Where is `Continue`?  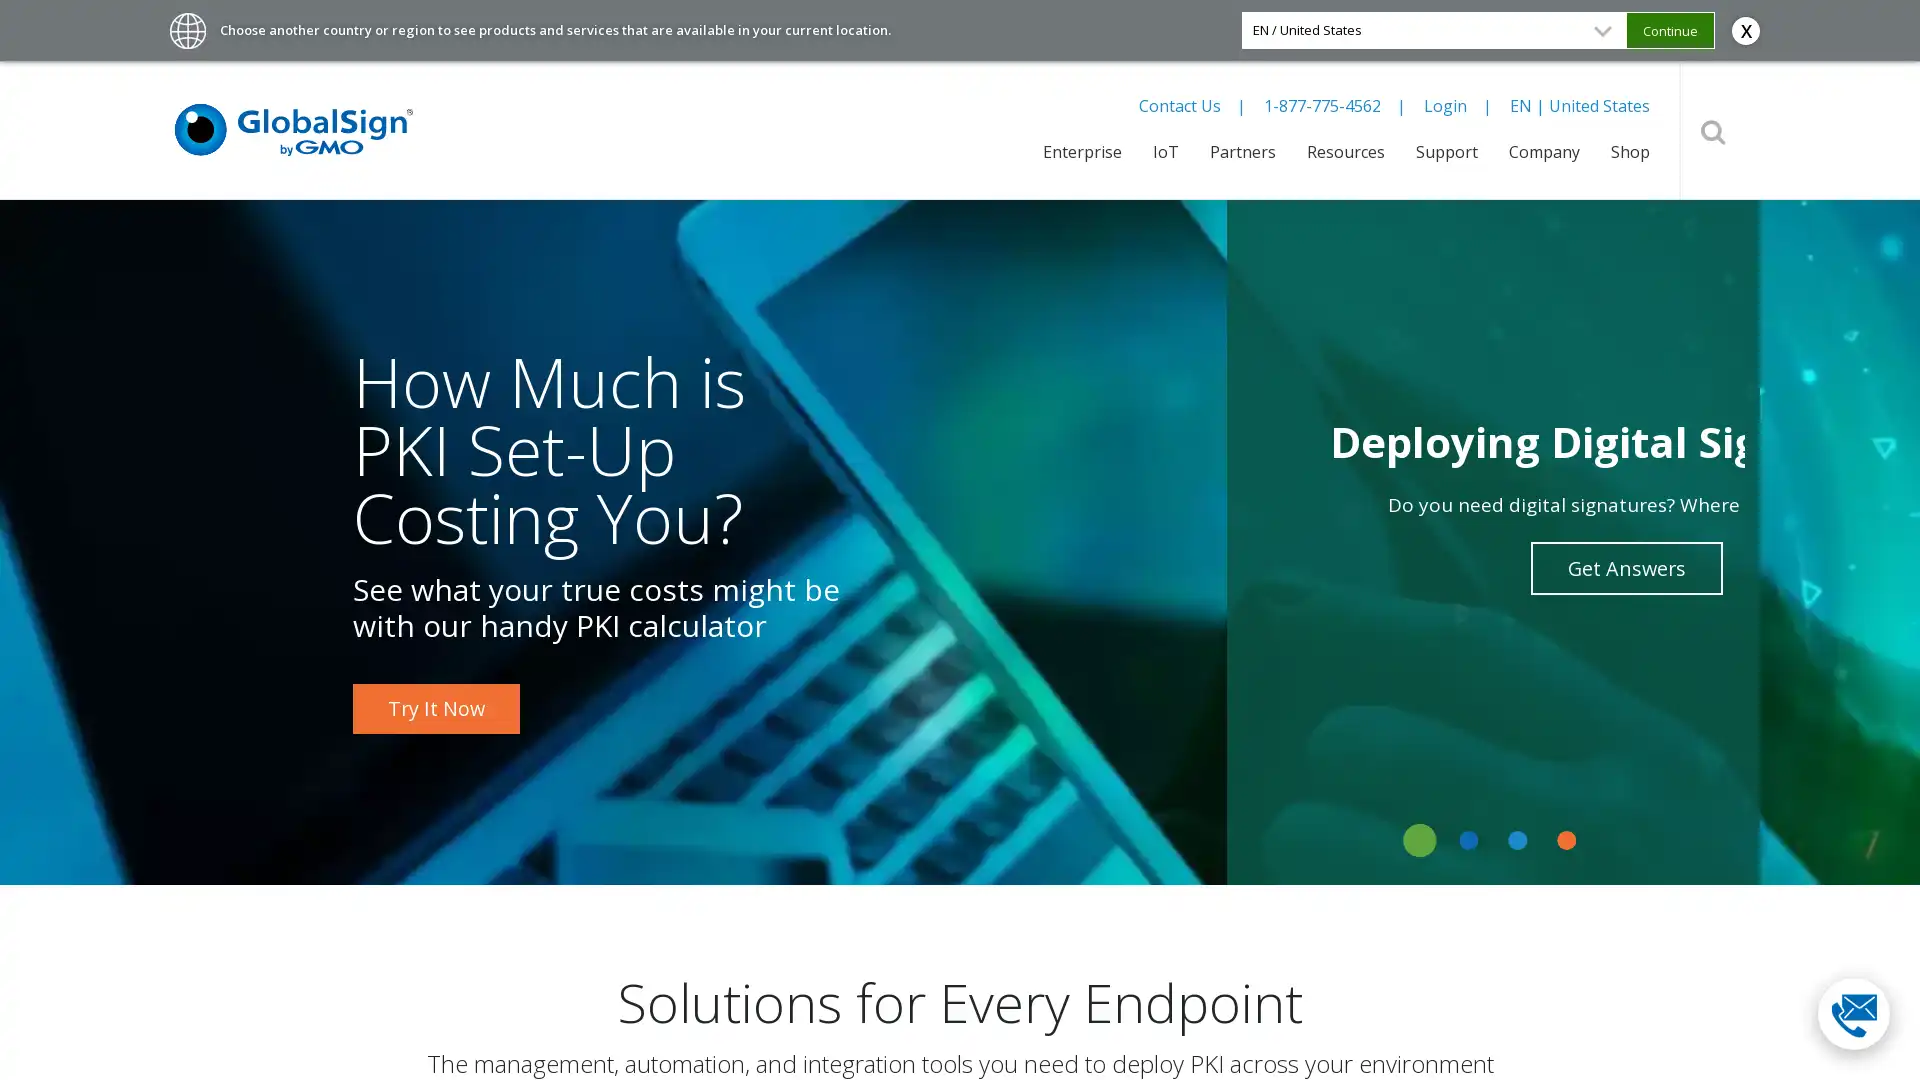 Continue is located at coordinates (1669, 30).